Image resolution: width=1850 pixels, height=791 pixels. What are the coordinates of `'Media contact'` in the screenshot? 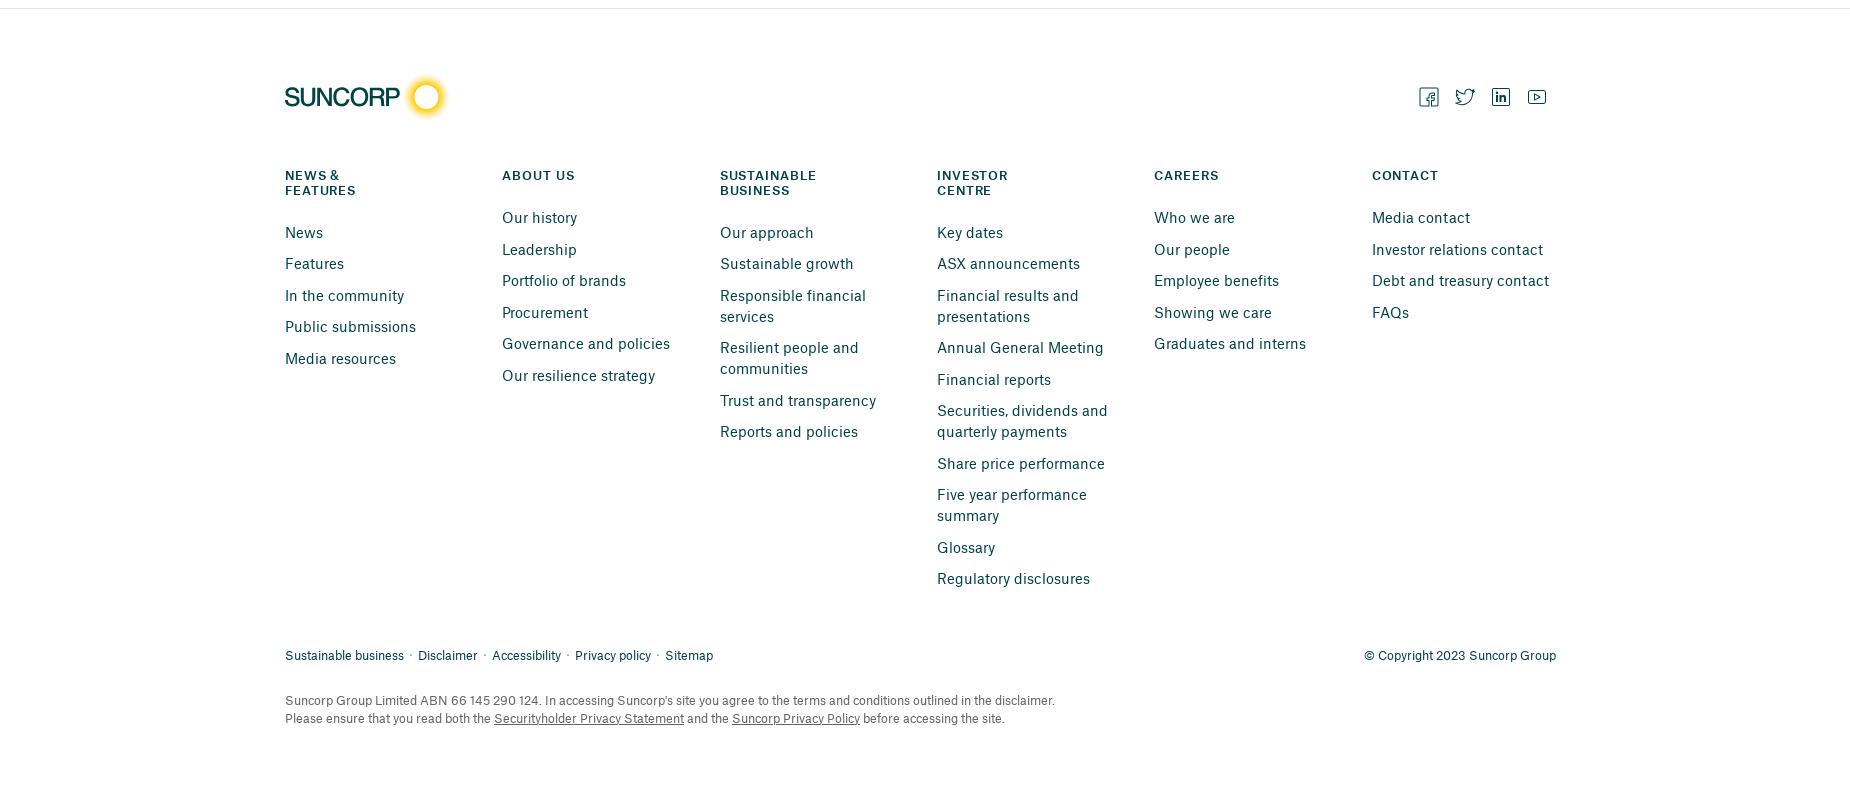 It's located at (1420, 216).